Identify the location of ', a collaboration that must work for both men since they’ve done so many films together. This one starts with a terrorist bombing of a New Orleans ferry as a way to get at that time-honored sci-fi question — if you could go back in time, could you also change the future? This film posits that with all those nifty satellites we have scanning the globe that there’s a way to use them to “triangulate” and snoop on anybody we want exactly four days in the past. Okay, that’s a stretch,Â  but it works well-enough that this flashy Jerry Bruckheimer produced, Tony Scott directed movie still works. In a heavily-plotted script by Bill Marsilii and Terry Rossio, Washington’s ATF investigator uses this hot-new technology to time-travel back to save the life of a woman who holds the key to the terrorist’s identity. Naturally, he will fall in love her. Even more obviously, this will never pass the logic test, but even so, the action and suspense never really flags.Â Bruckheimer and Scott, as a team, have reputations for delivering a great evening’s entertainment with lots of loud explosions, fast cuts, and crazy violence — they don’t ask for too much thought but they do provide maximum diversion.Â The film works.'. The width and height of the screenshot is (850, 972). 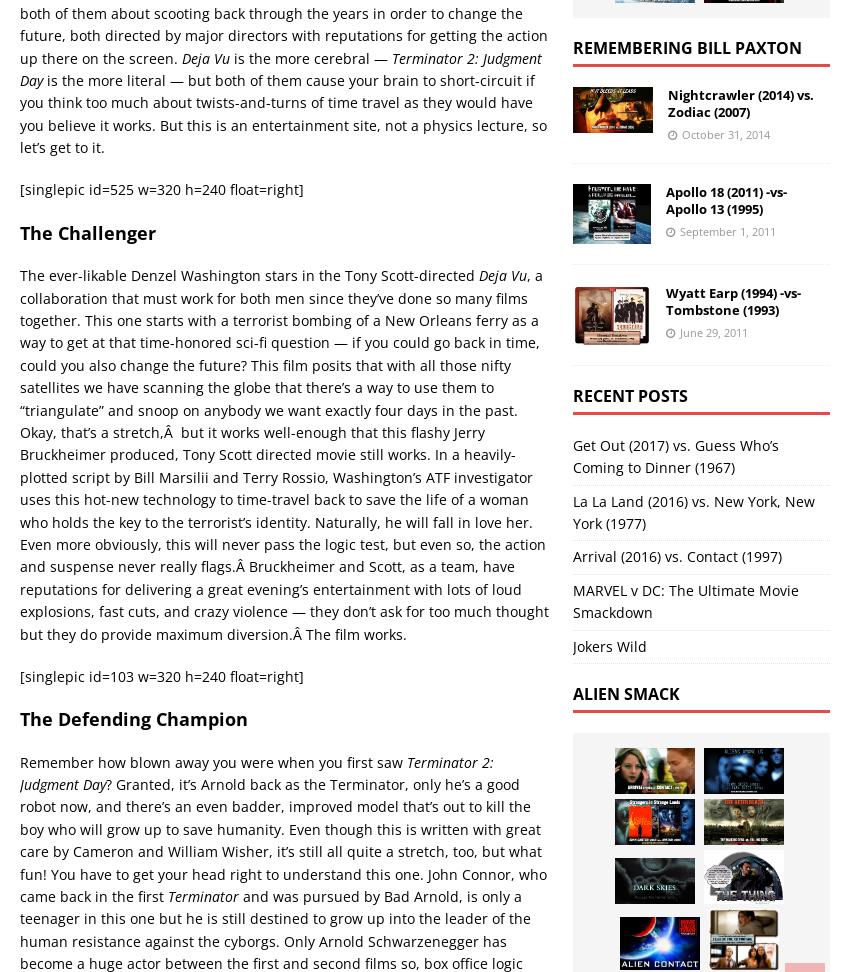
(283, 453).